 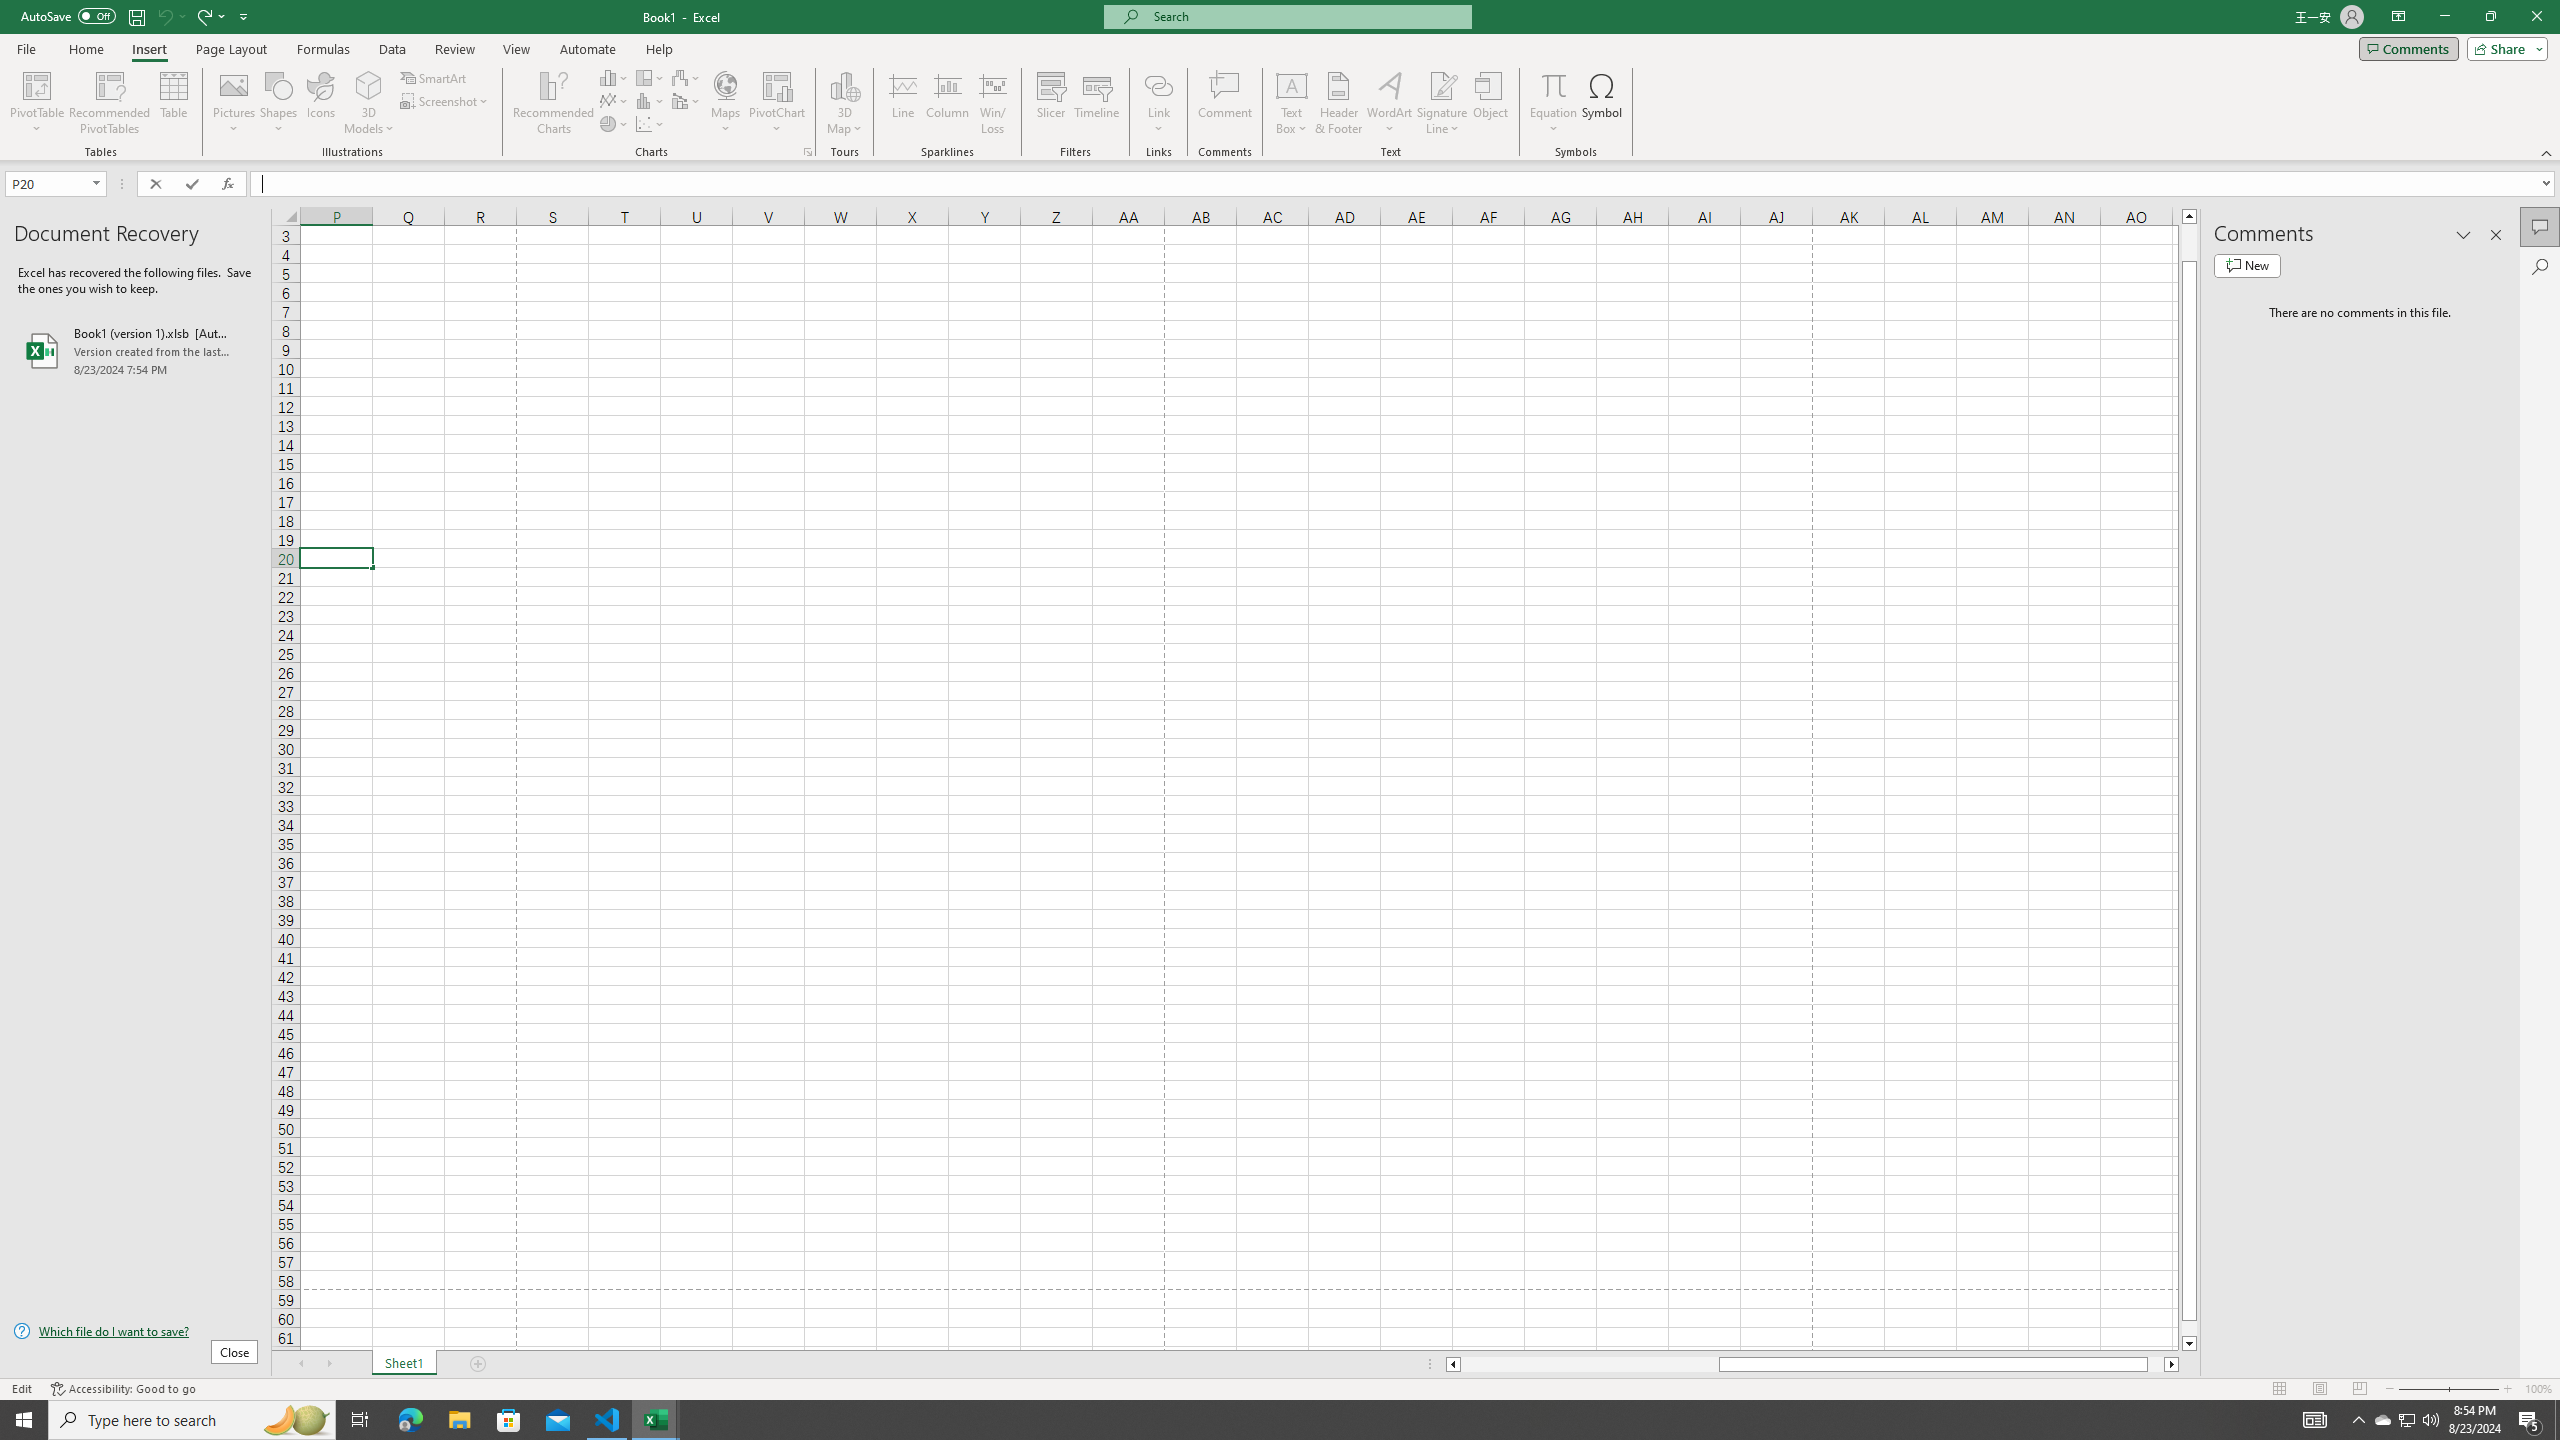 What do you see at coordinates (1553, 84) in the screenshot?
I see `'Equation'` at bounding box center [1553, 84].